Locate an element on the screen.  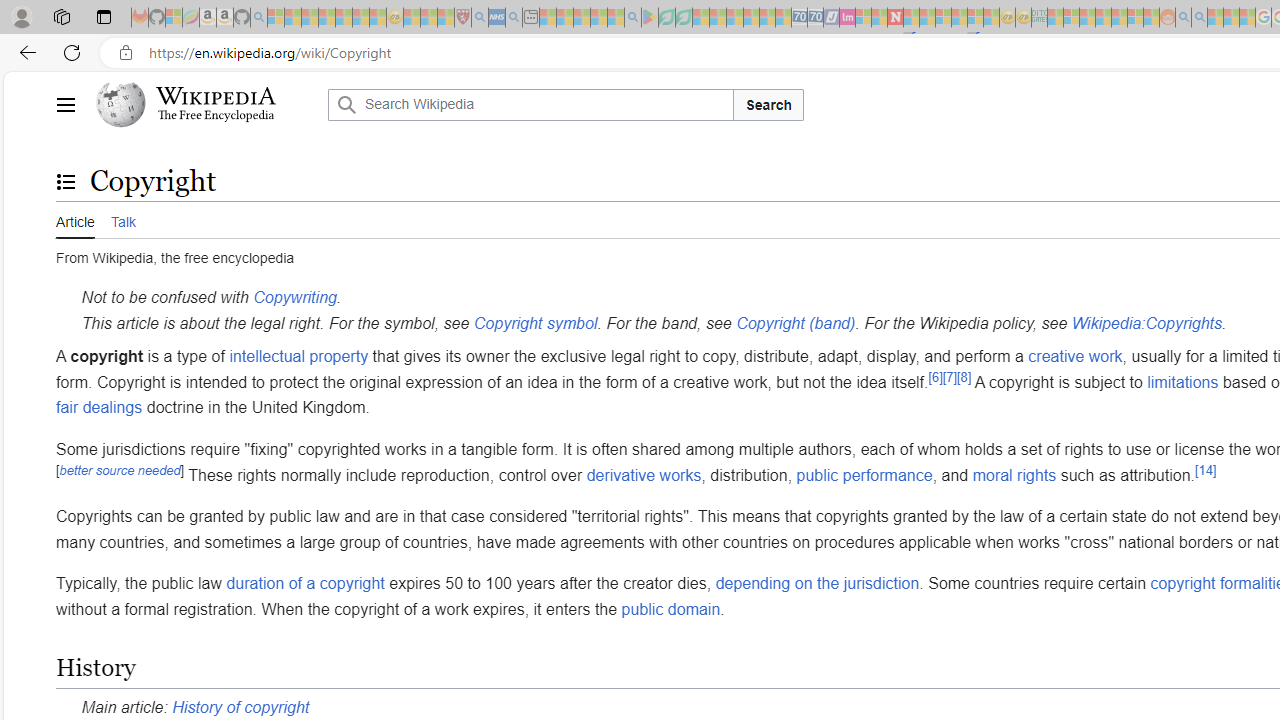
'MSNBC - MSN - Sleeping' is located at coordinates (1055, 17).